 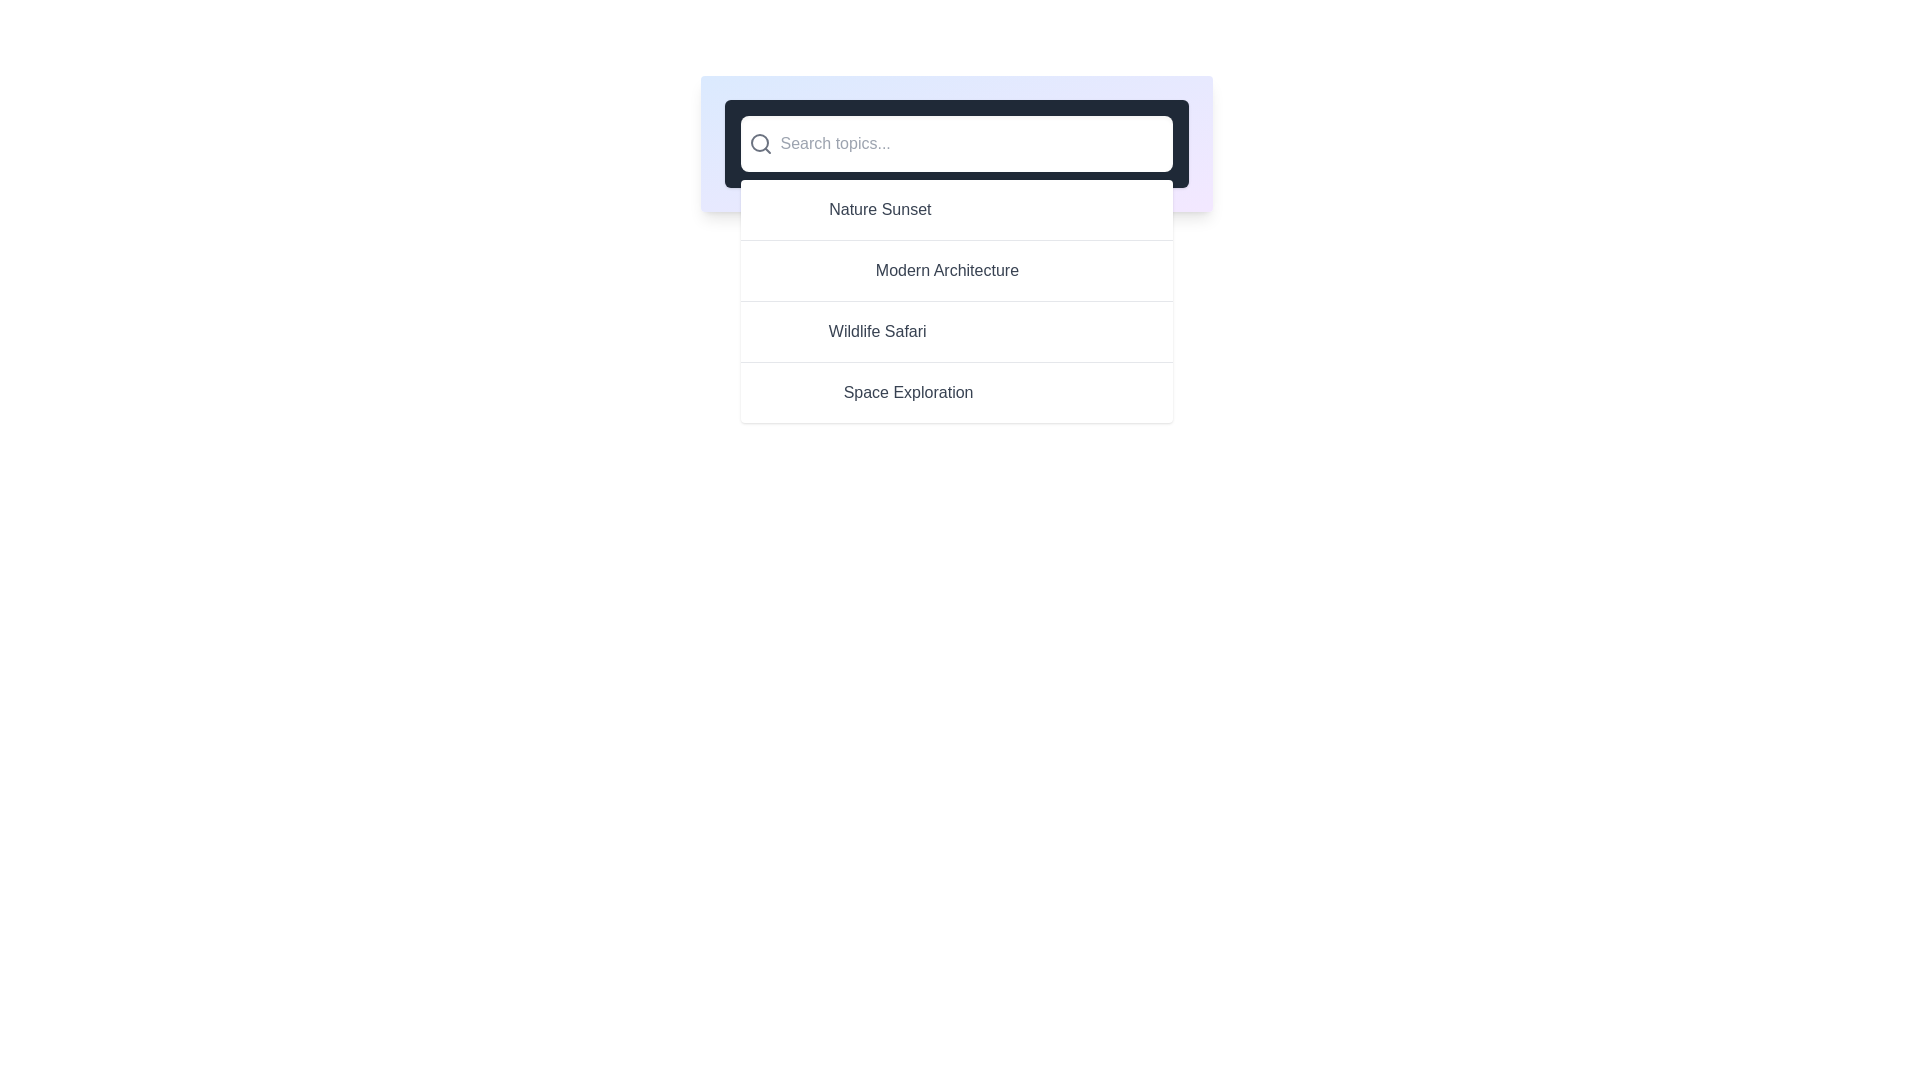 What do you see at coordinates (955, 301) in the screenshot?
I see `the dropdown menu located directly beneath the 'Search topics...' bar` at bounding box center [955, 301].